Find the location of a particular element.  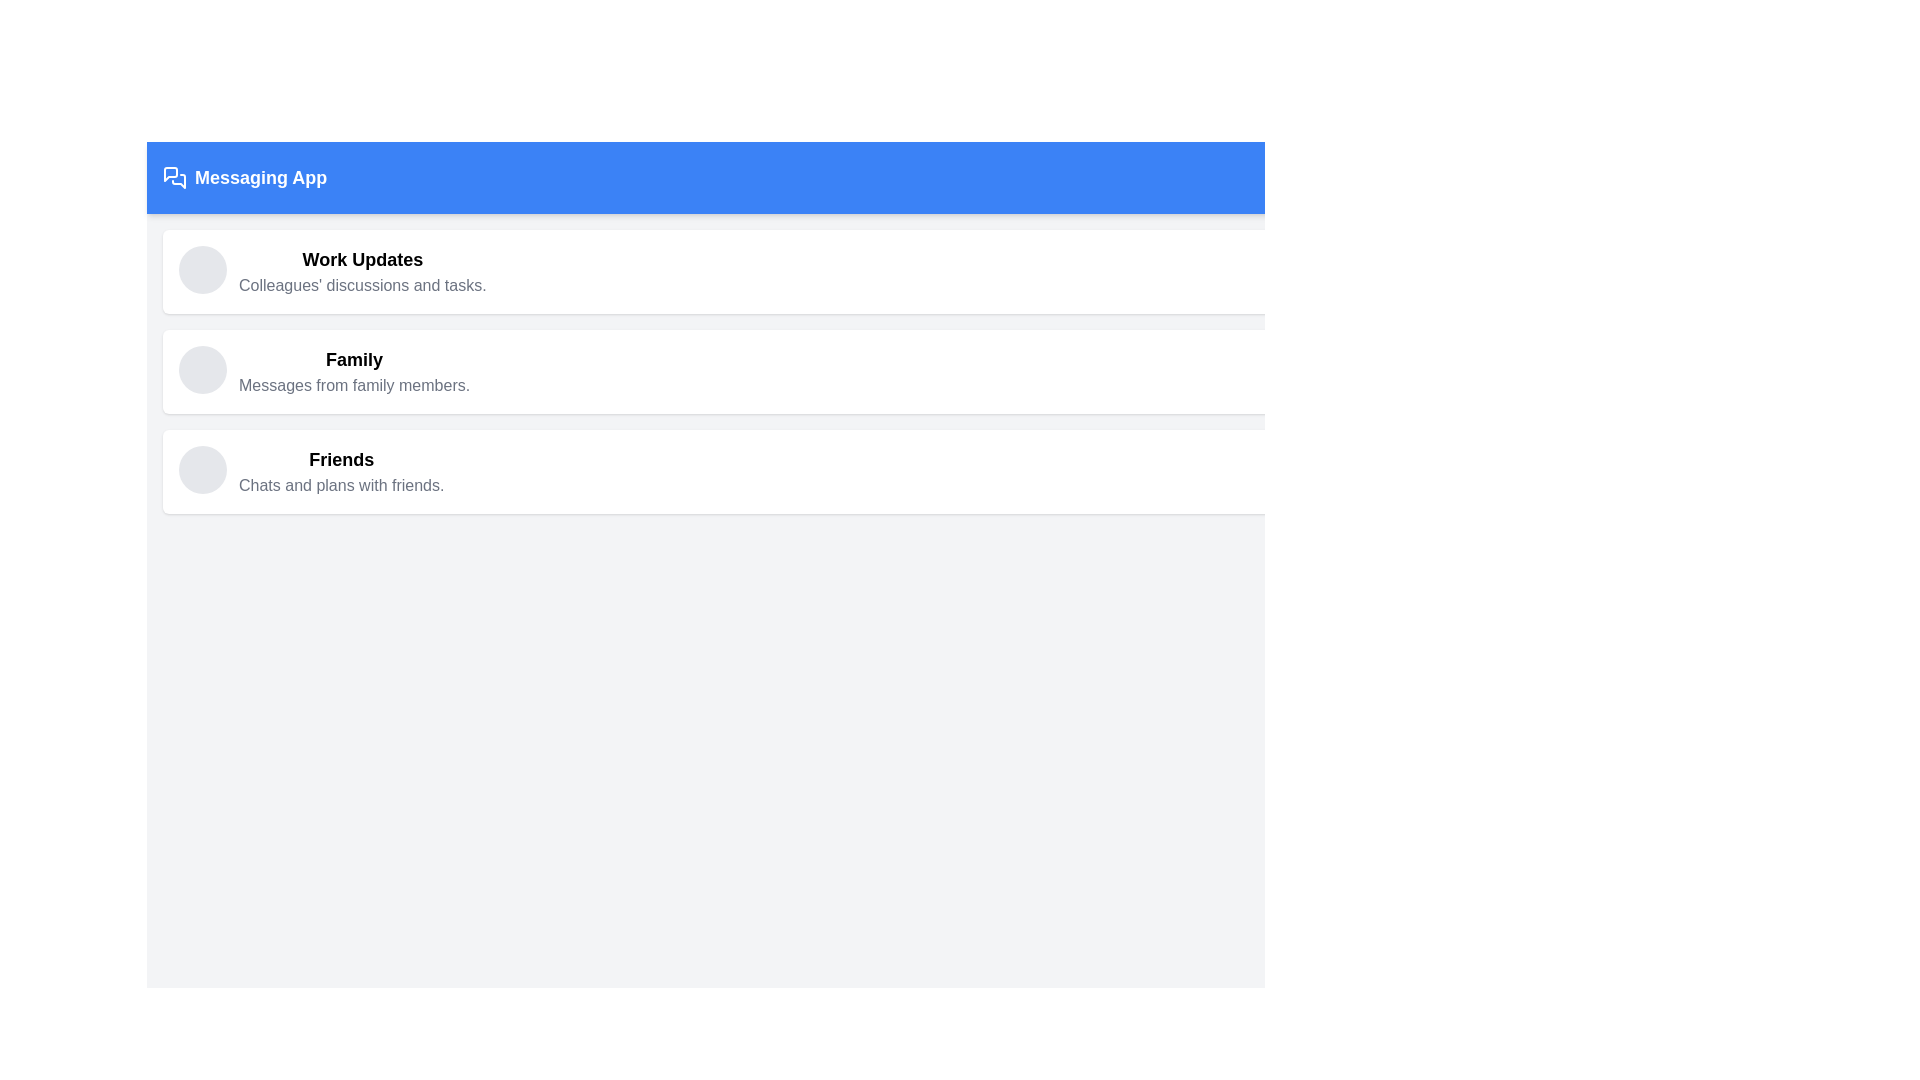

text content of the Text block titled 'Friends', which includes the subtitle 'Chats and plans with friends.' is located at coordinates (341, 471).